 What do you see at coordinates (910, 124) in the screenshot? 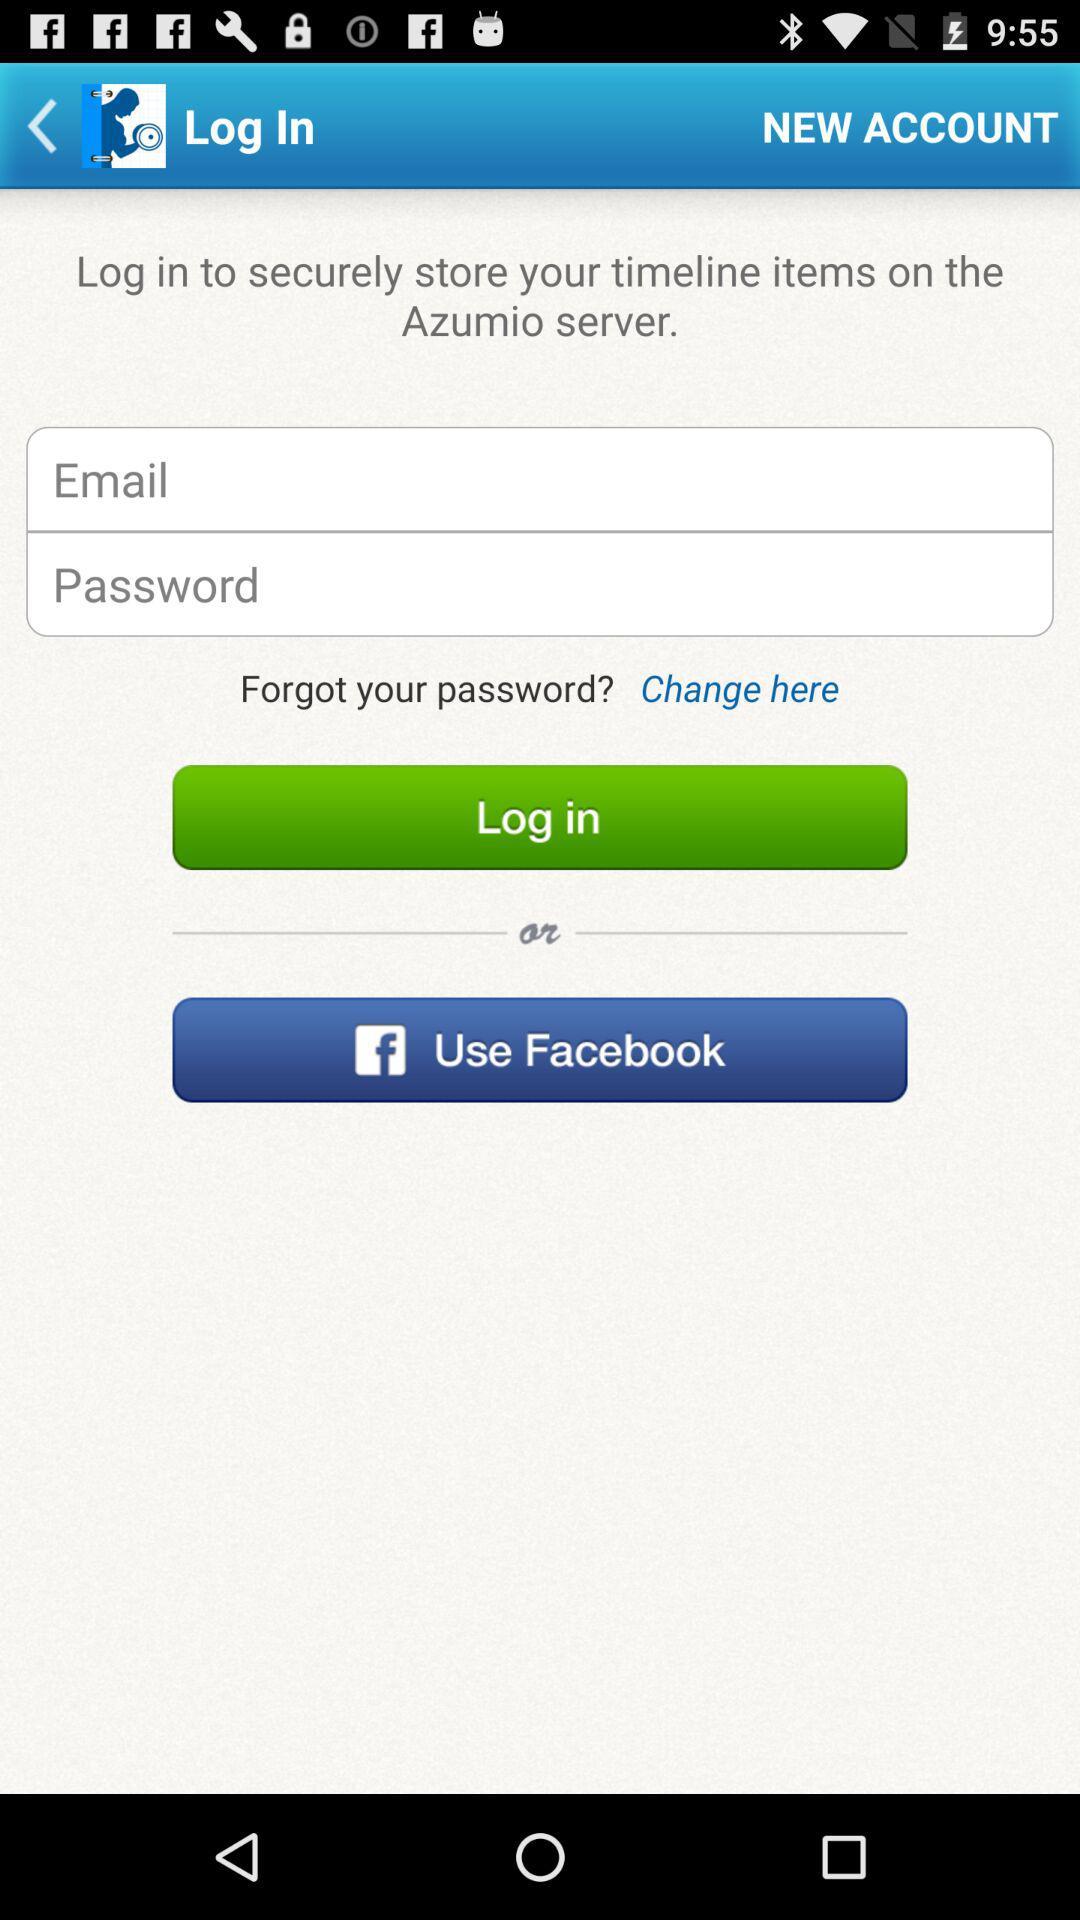
I see `new account item` at bounding box center [910, 124].